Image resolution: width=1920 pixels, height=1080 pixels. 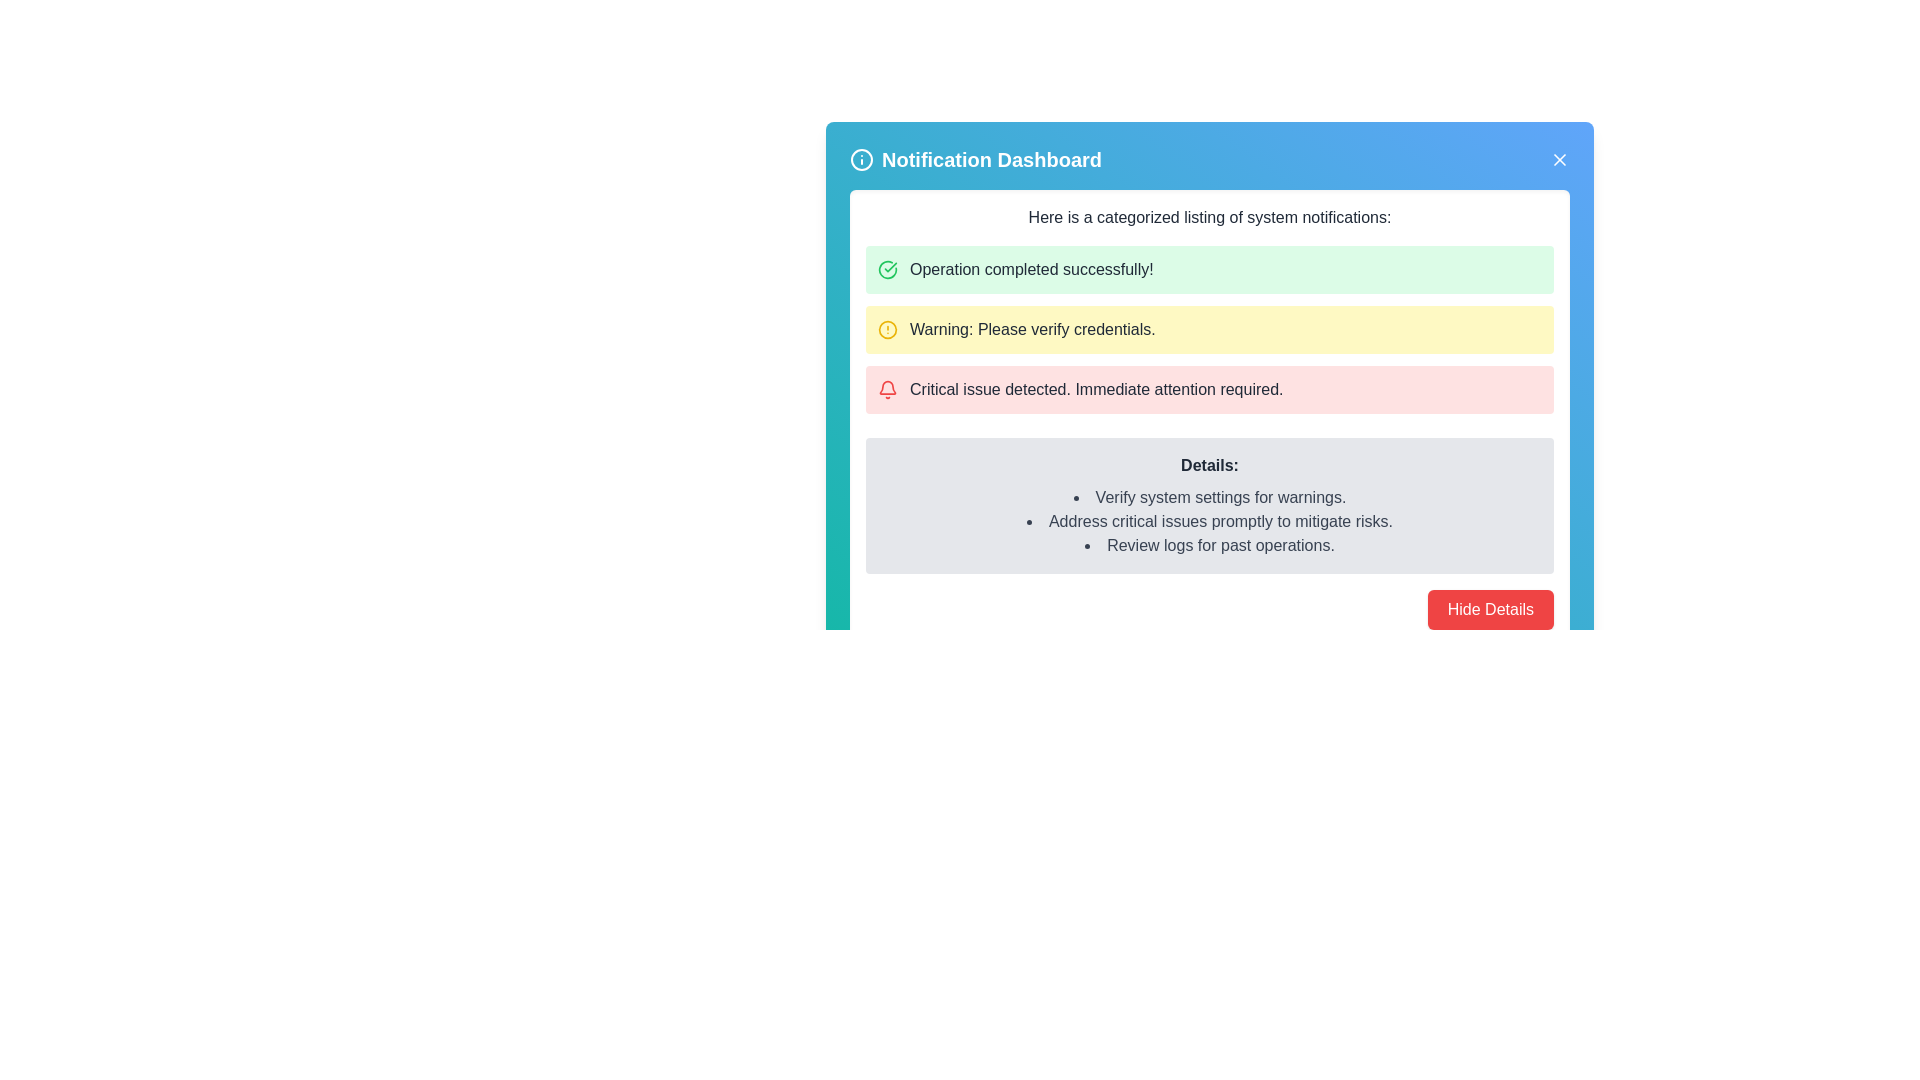 What do you see at coordinates (975, 158) in the screenshot?
I see `the 'Notification Dashboard' label, which is styled in a prominent white font and located near the top center of the interface with a blue background` at bounding box center [975, 158].